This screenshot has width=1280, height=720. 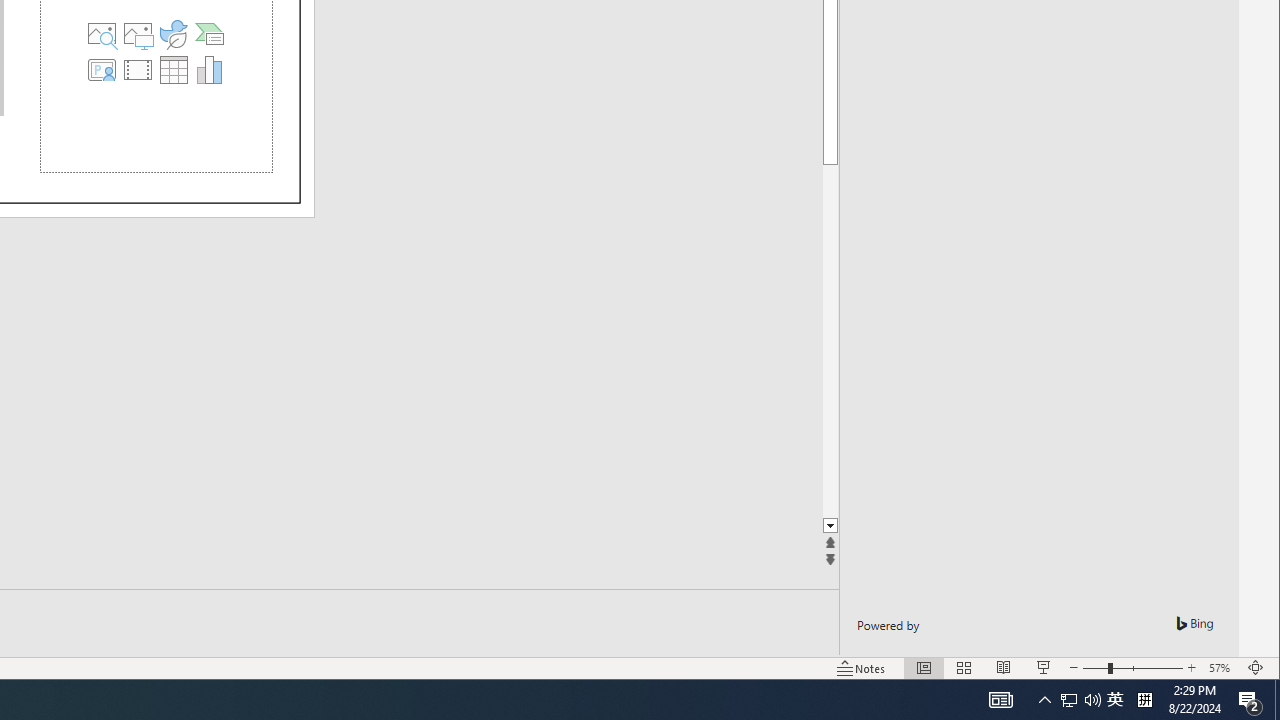 What do you see at coordinates (1221, 668) in the screenshot?
I see `'Zoom 57%'` at bounding box center [1221, 668].